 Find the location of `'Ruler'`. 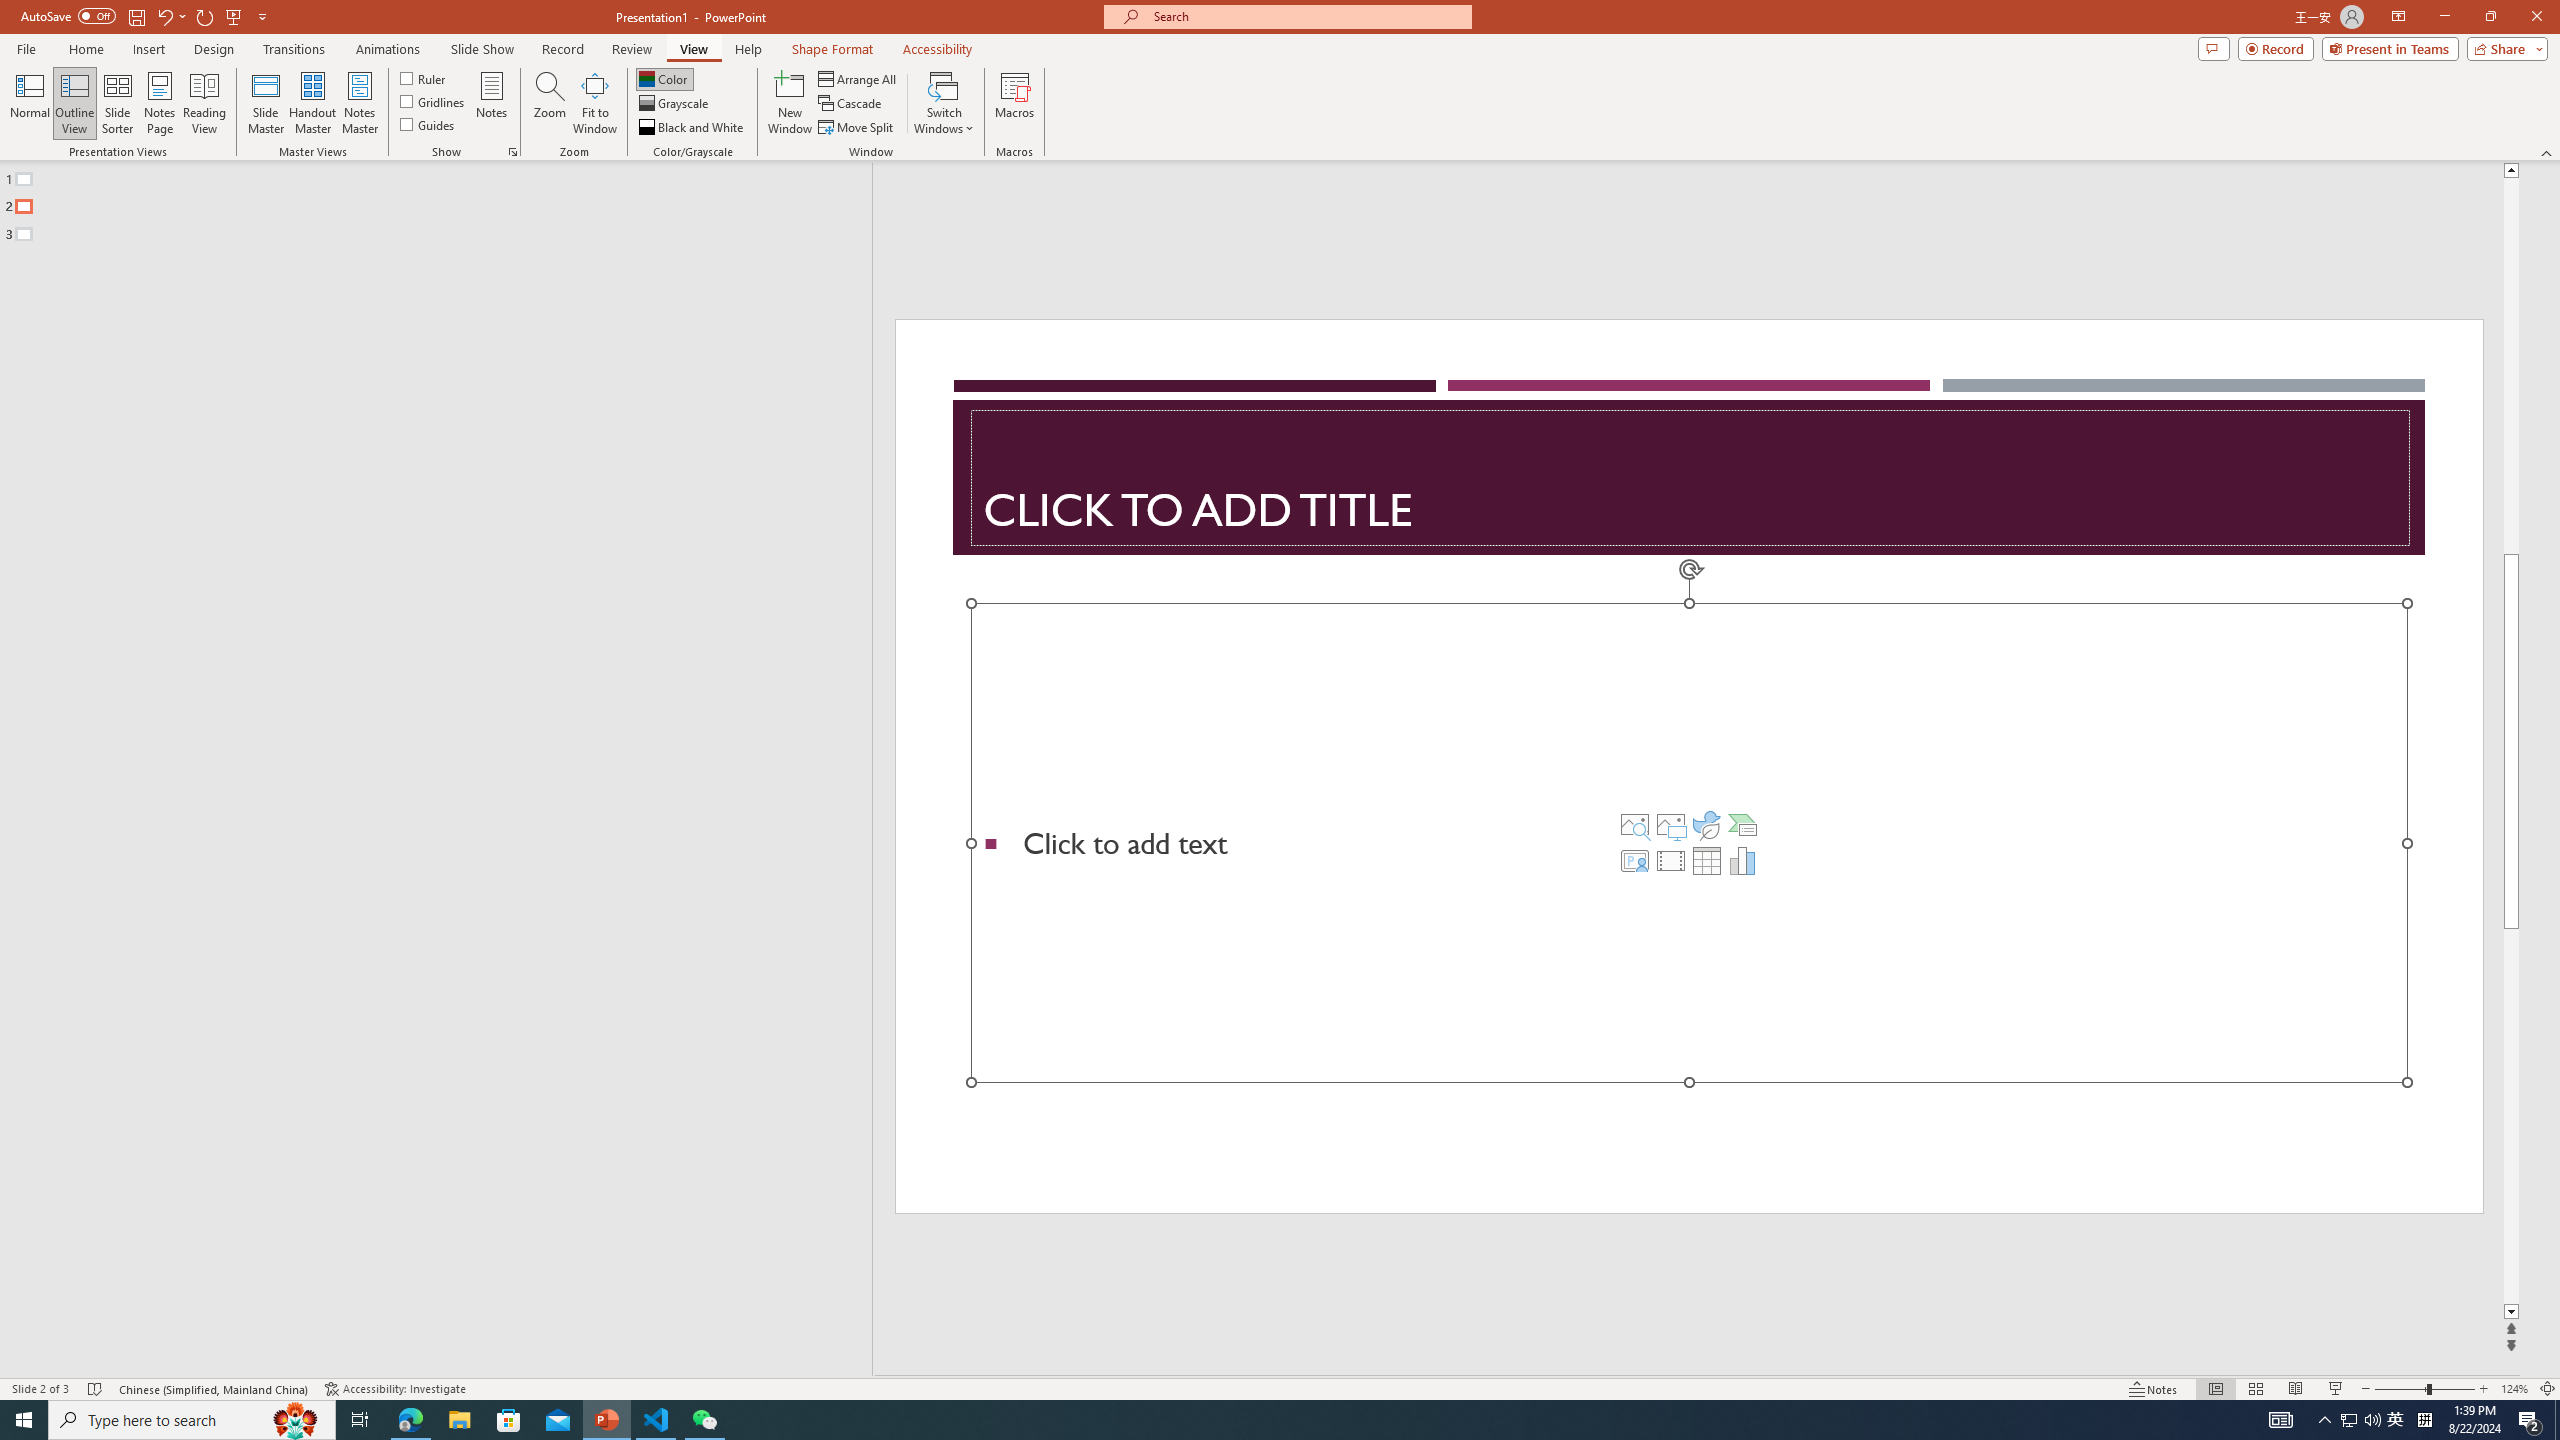

'Ruler' is located at coordinates (423, 77).